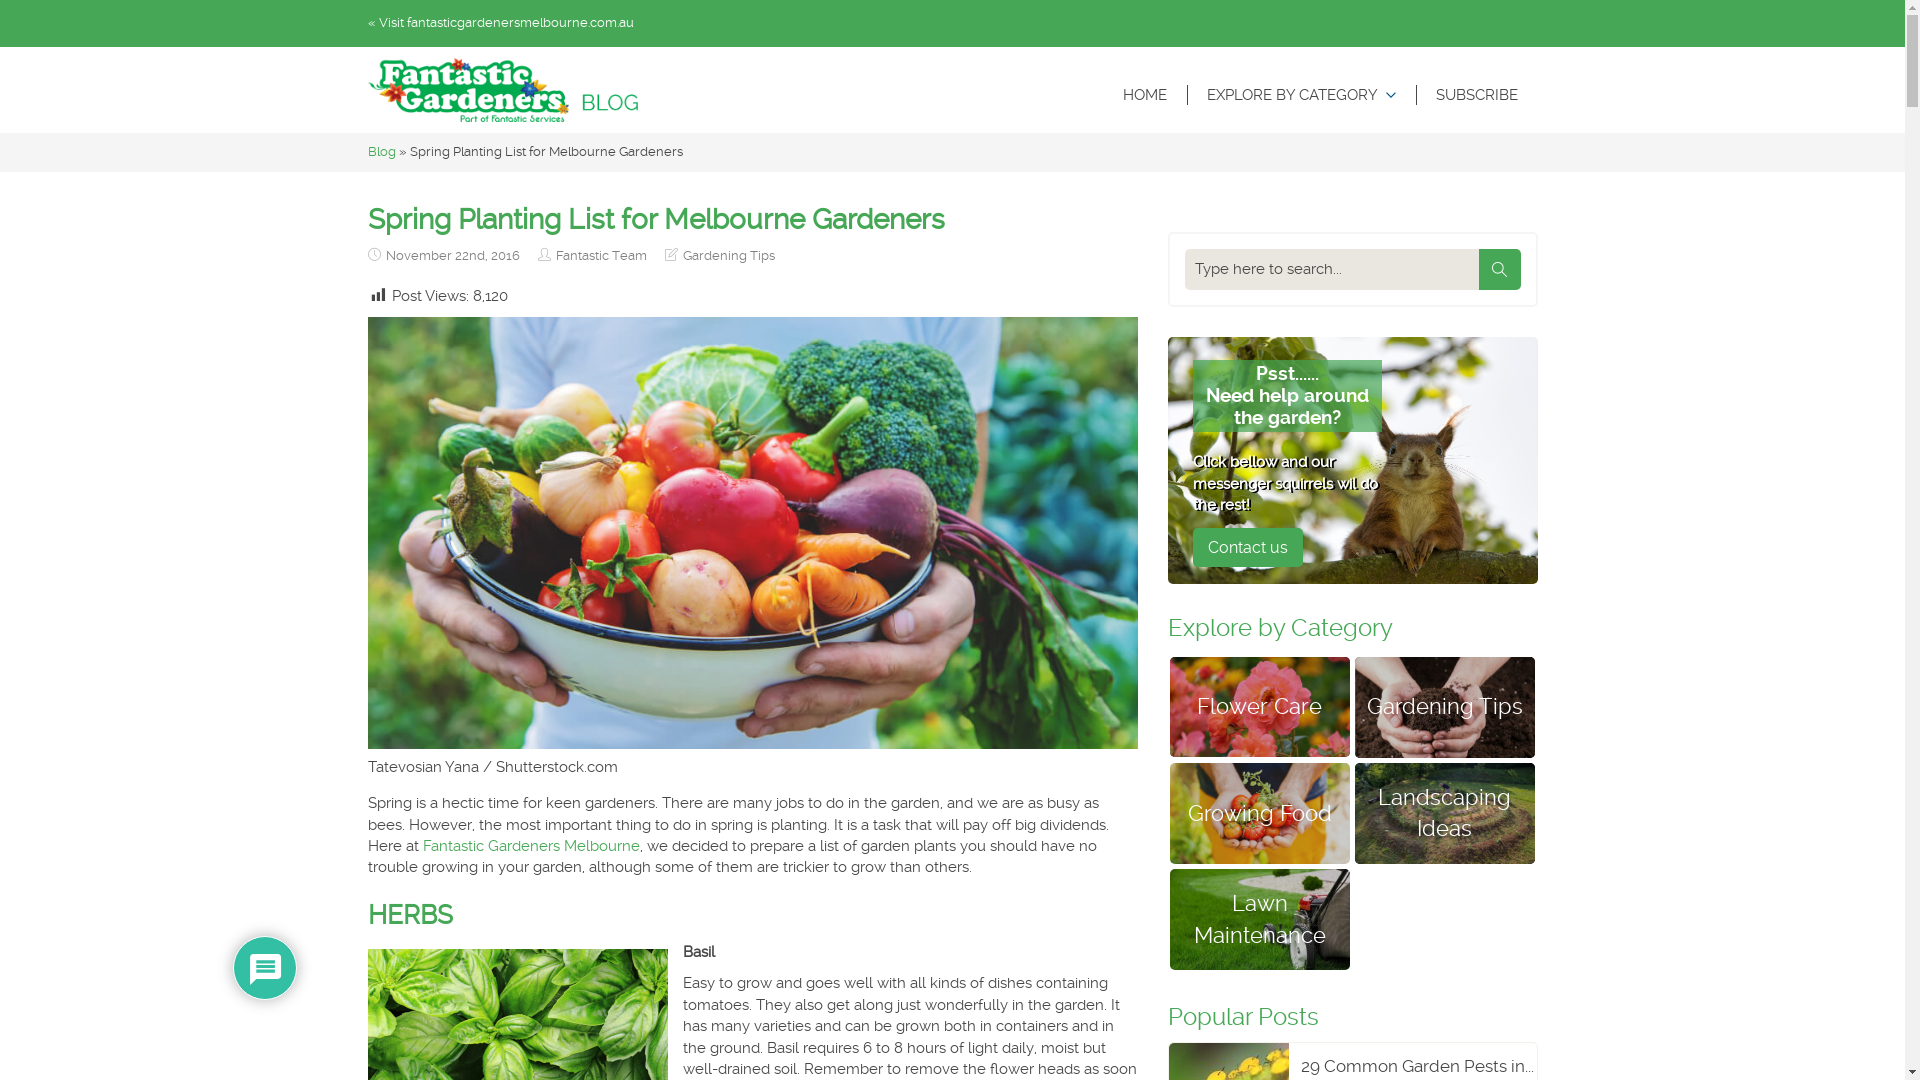  What do you see at coordinates (1300, 95) in the screenshot?
I see `'EXPLORE BY CATEGORY'` at bounding box center [1300, 95].